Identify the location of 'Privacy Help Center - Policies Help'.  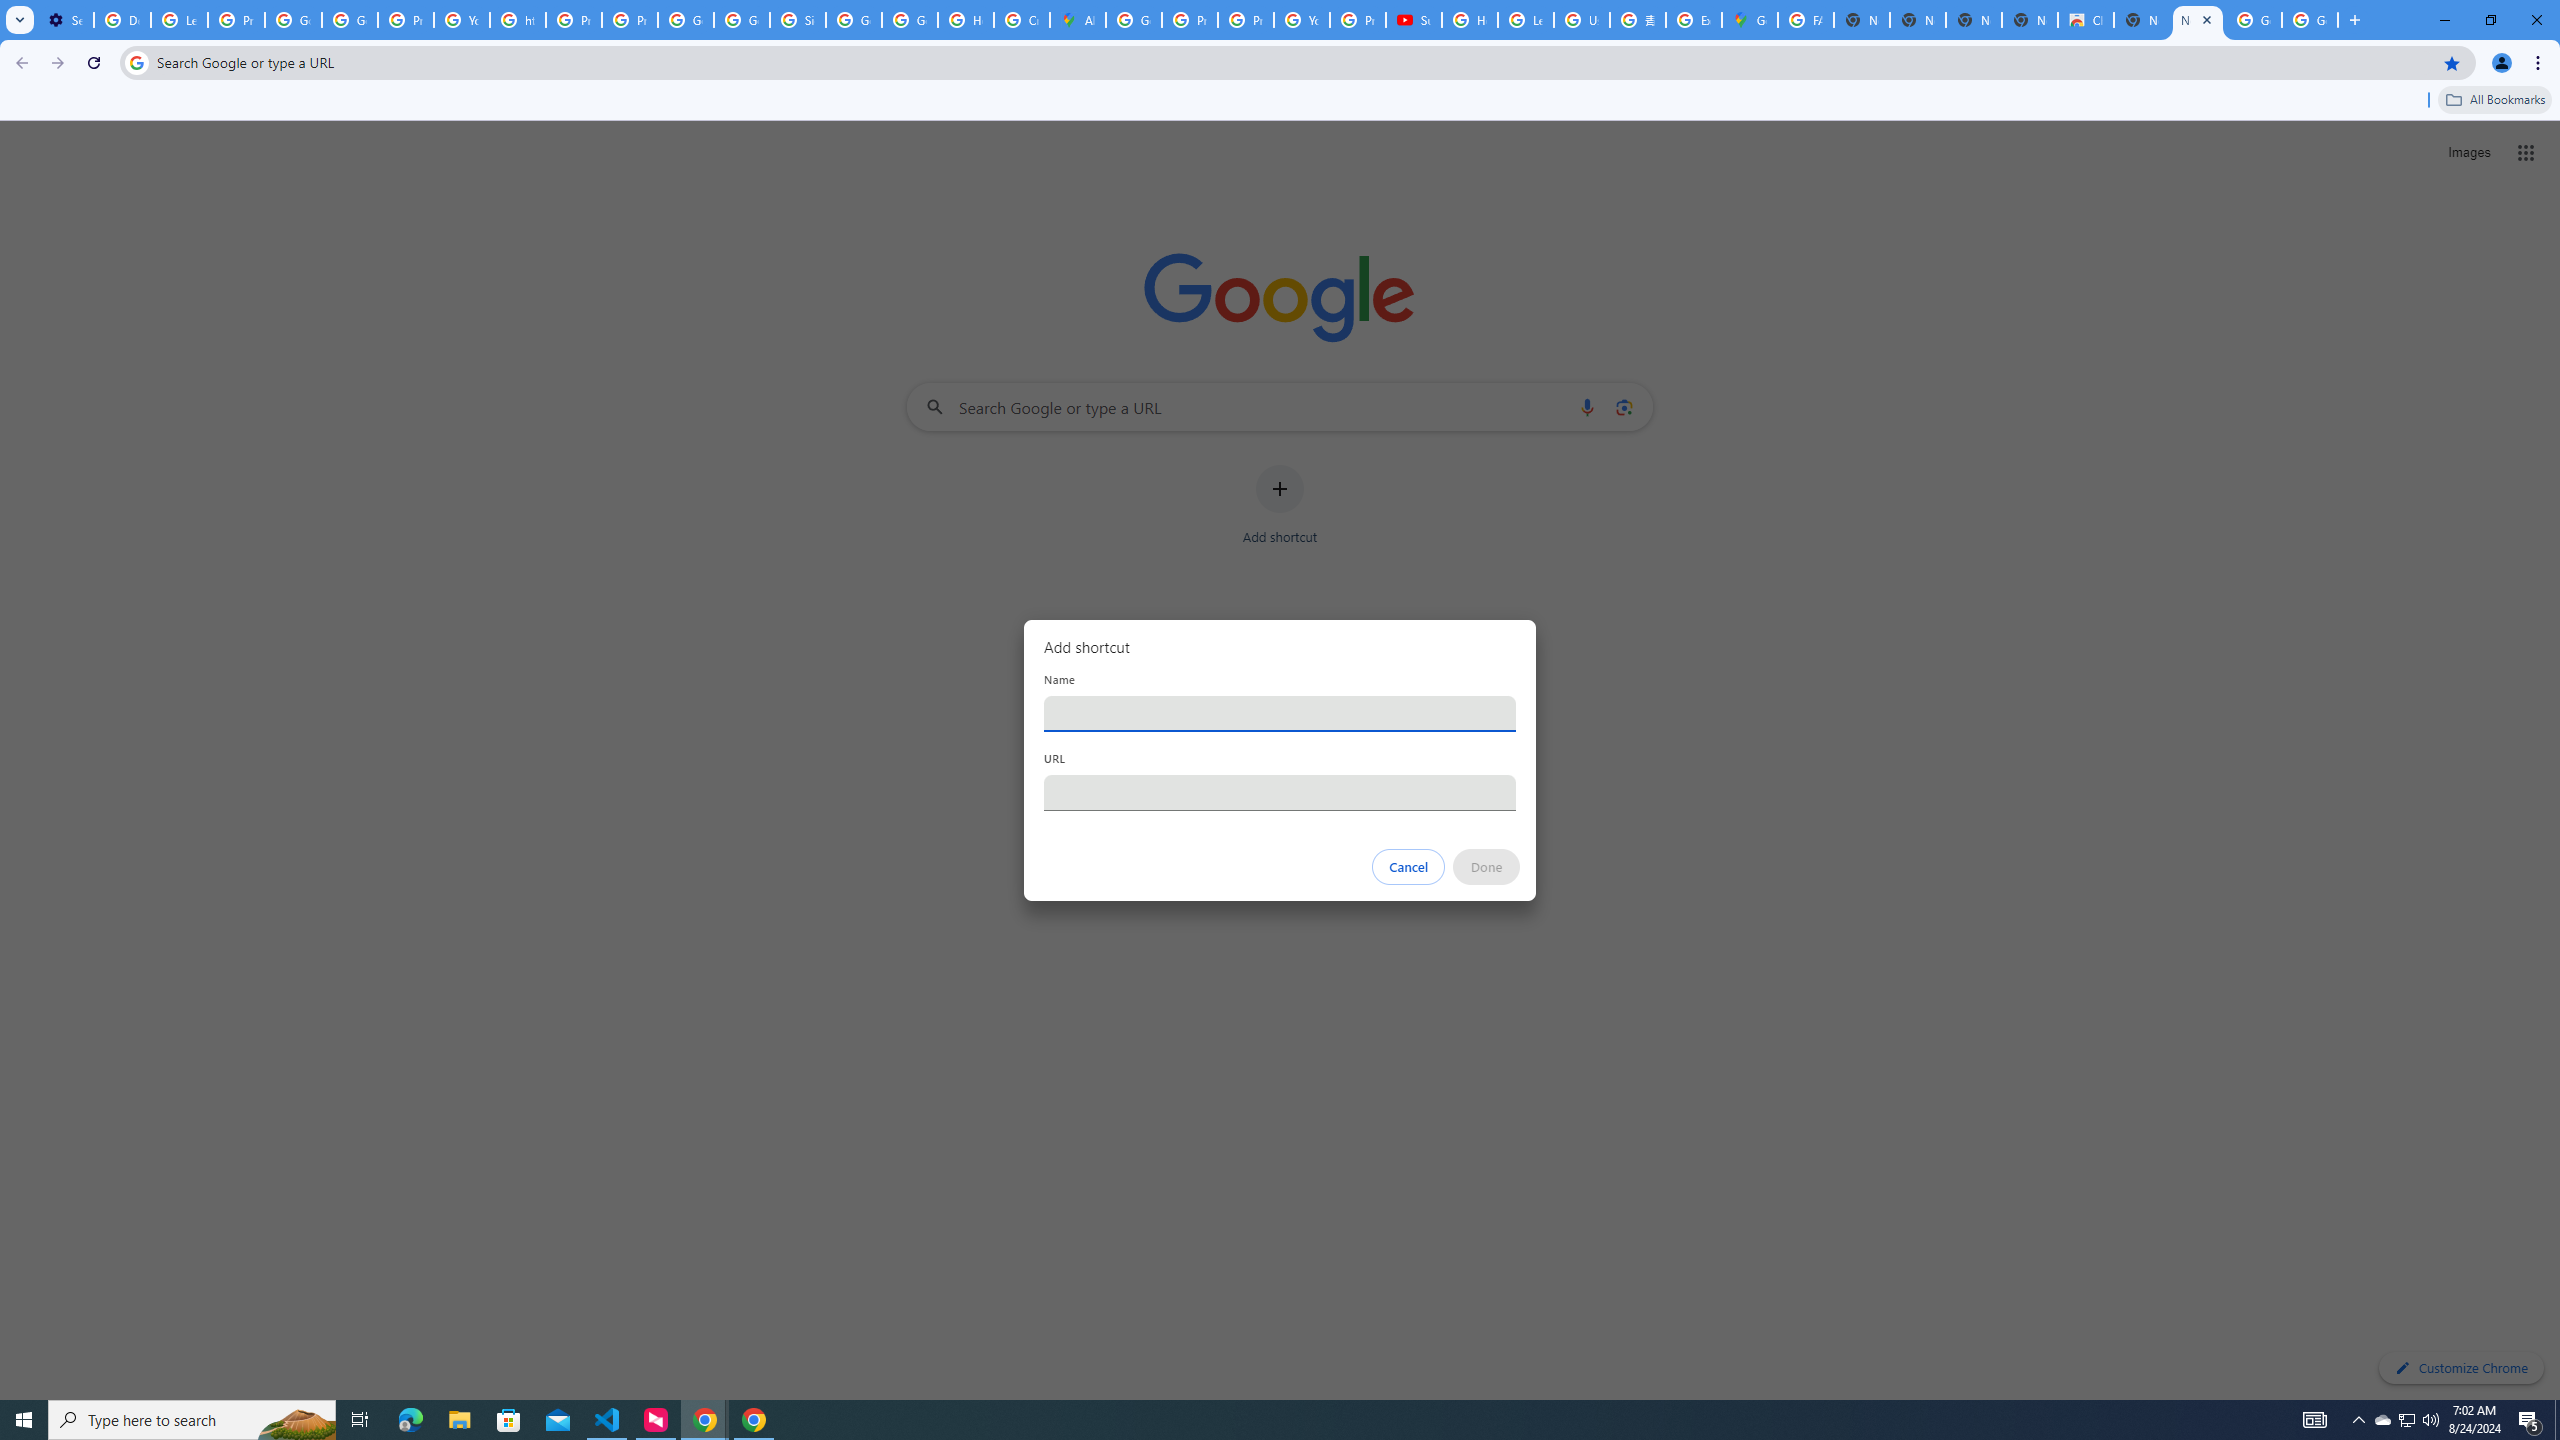
(1189, 19).